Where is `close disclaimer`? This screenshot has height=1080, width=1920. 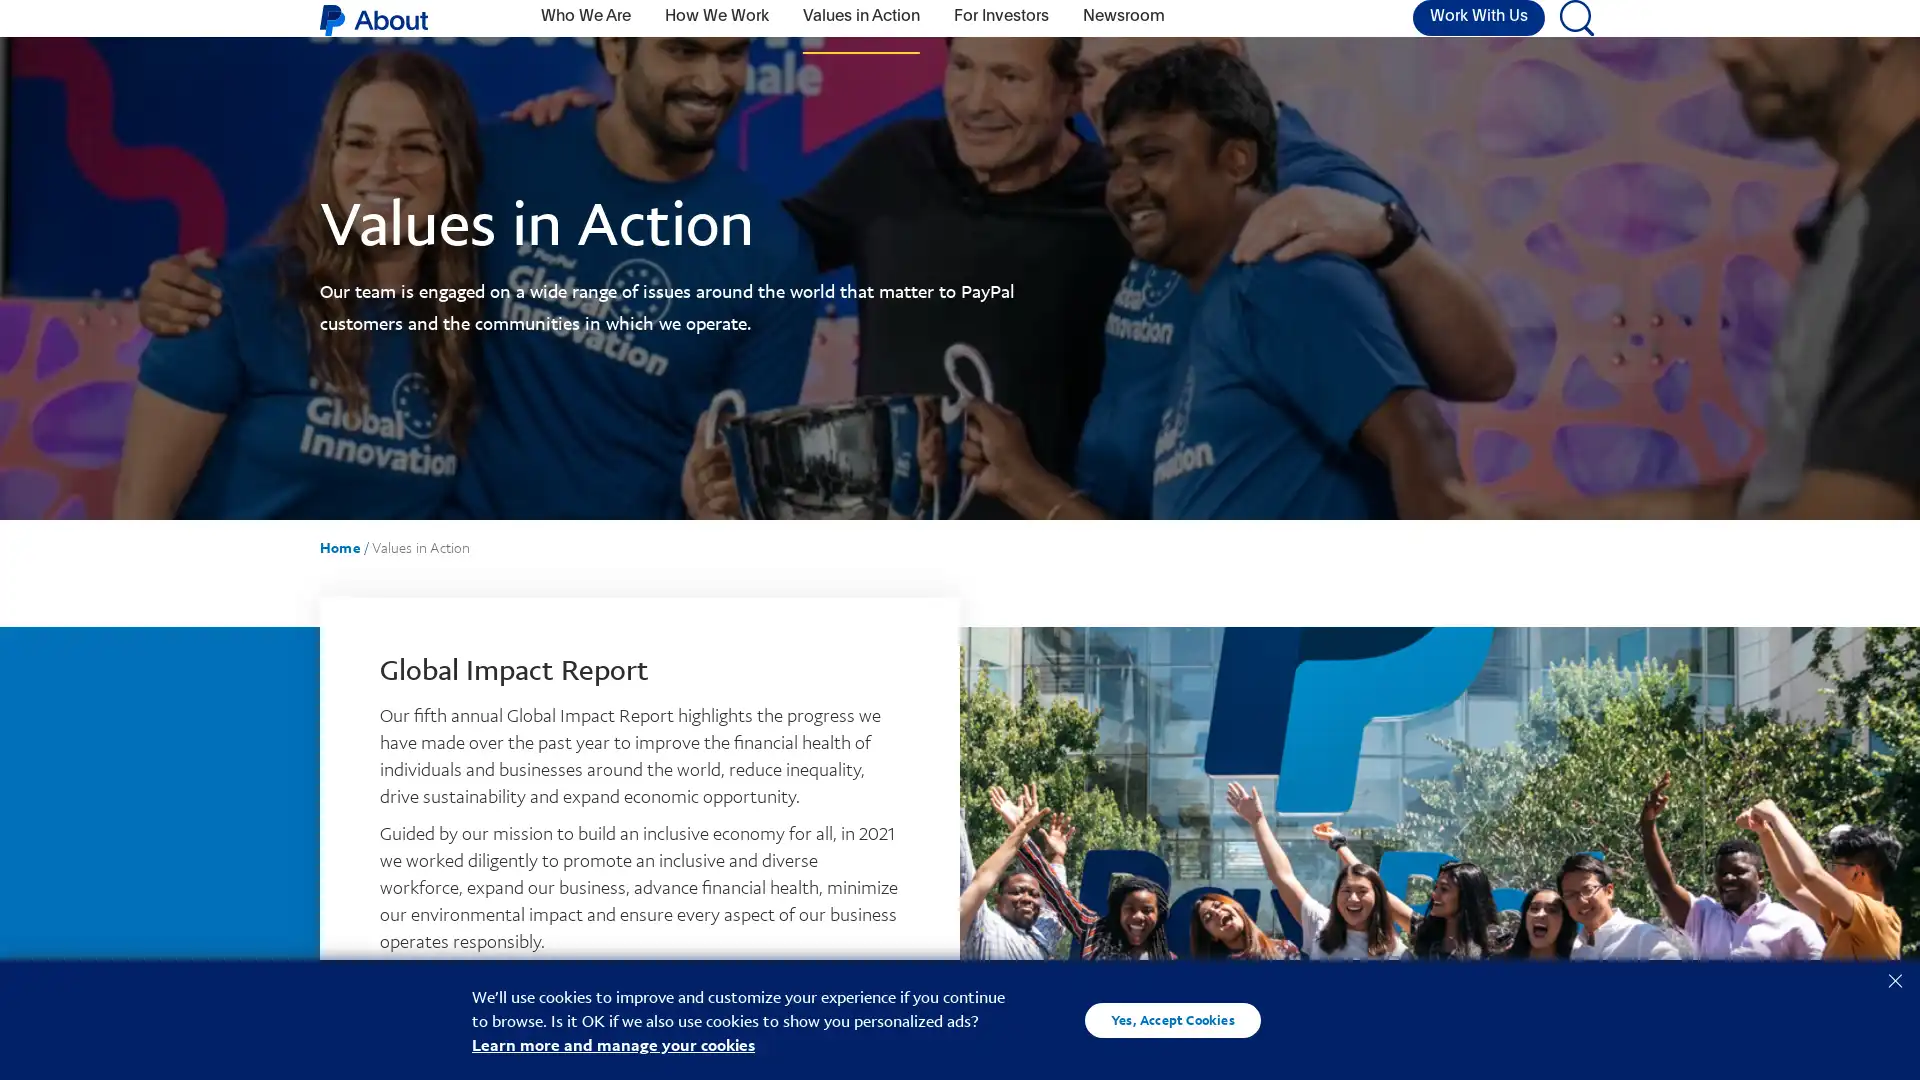 close disclaimer is located at coordinates (1894, 978).